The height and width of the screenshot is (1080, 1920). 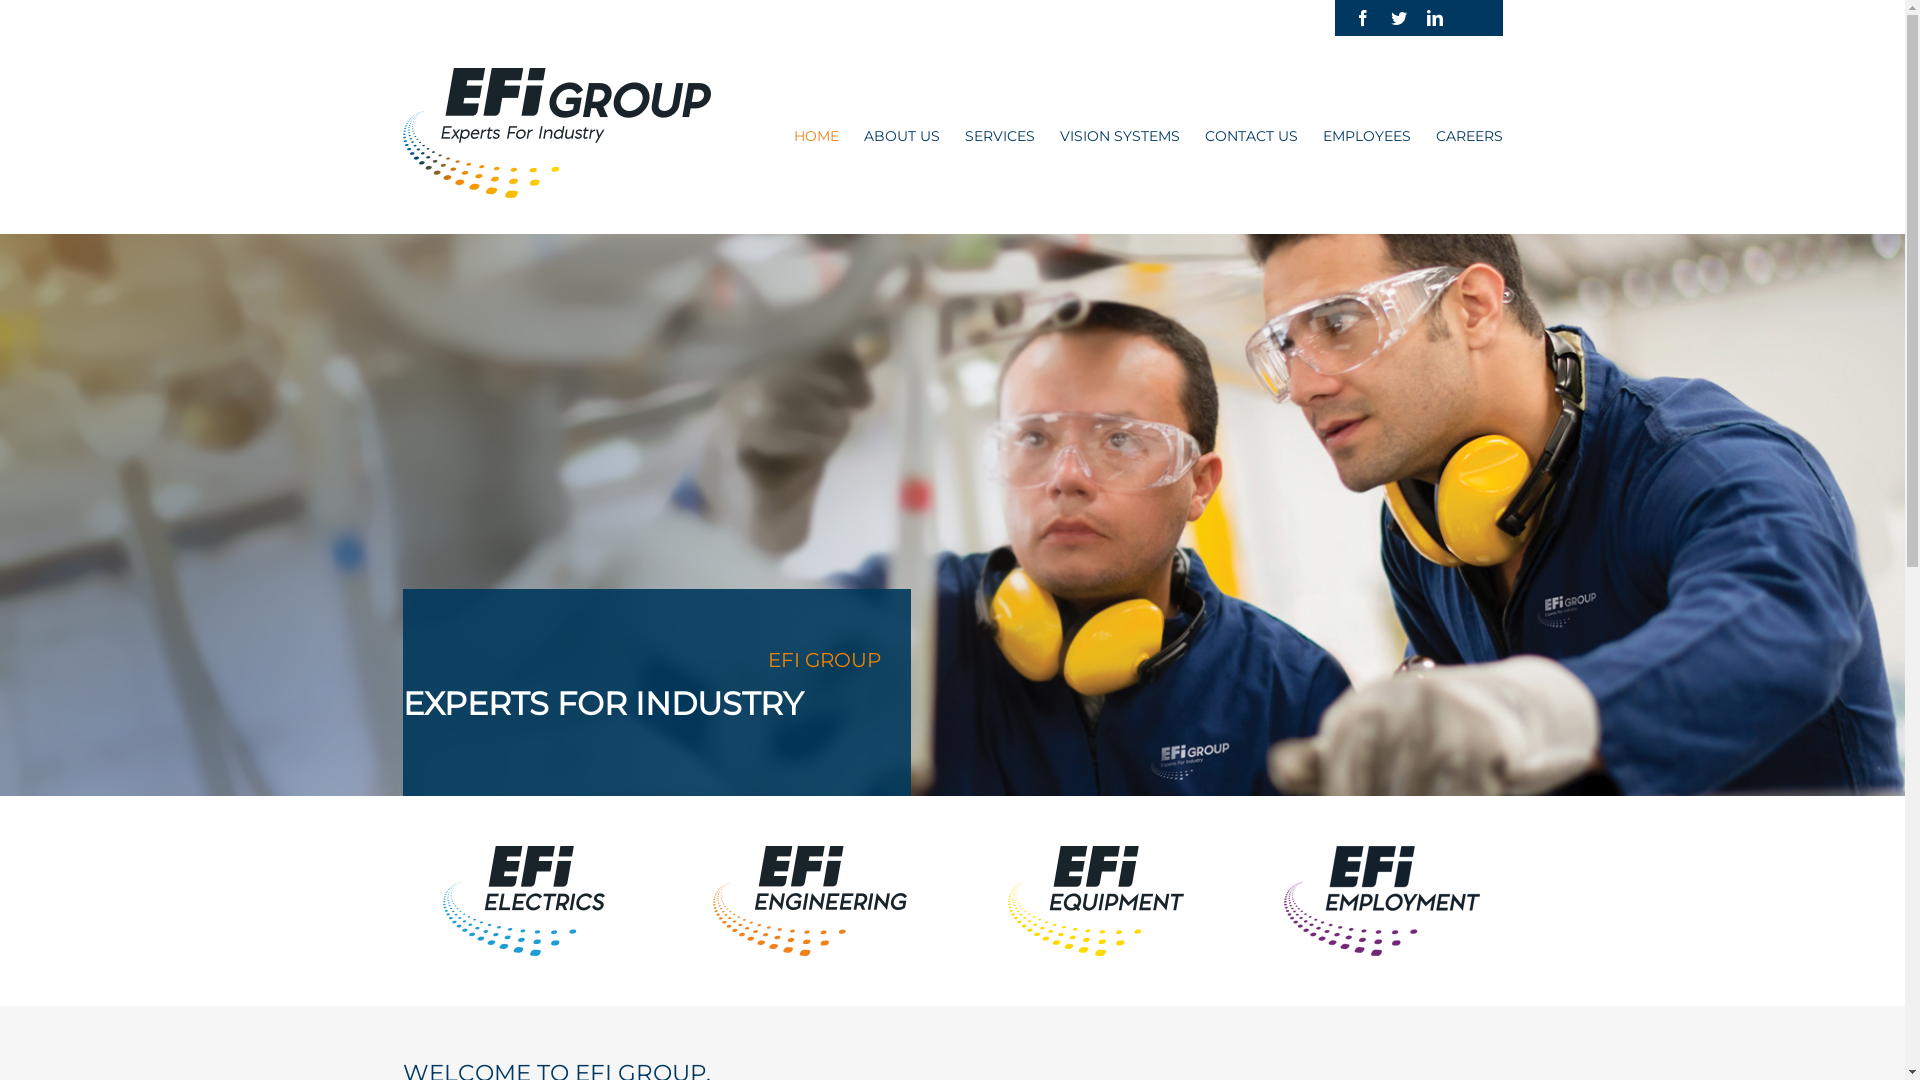 I want to click on 'HOME', so click(x=816, y=135).